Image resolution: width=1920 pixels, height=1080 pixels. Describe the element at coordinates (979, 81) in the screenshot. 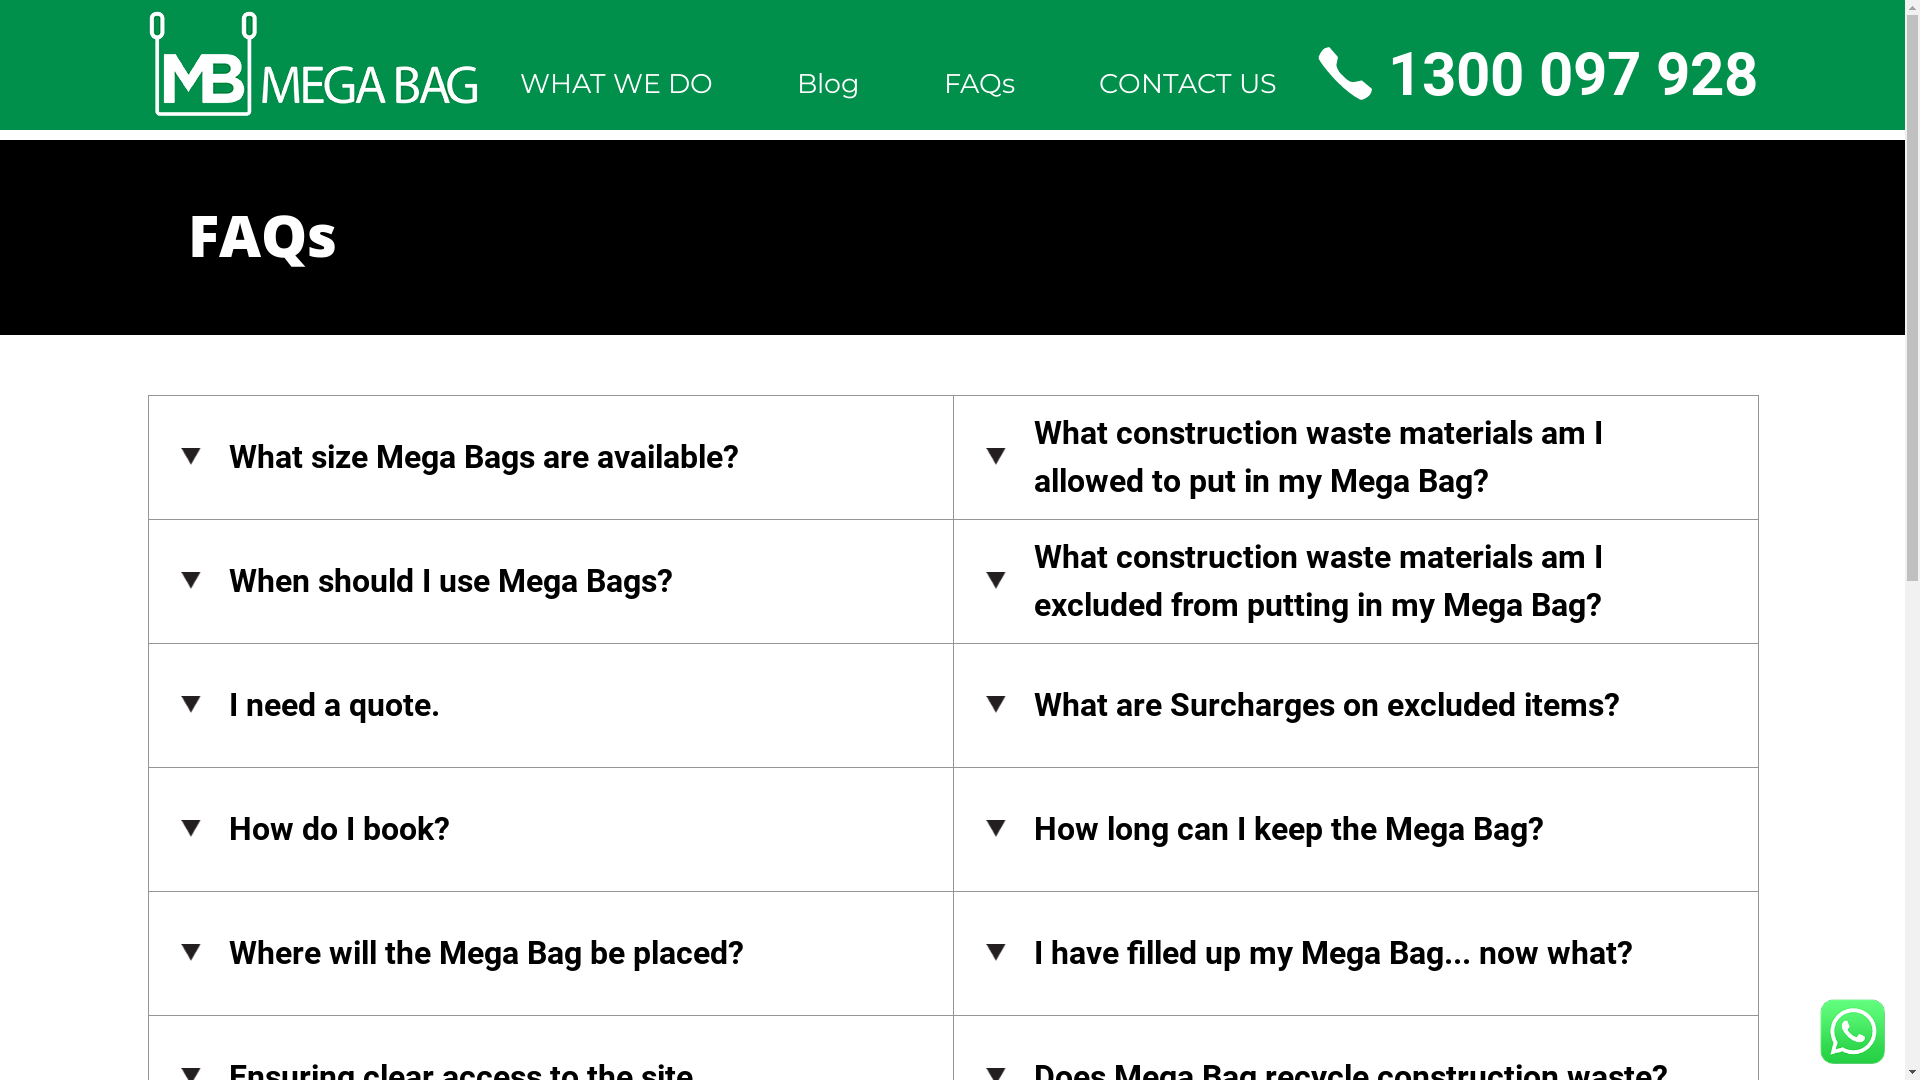

I see `'FAQs'` at that location.